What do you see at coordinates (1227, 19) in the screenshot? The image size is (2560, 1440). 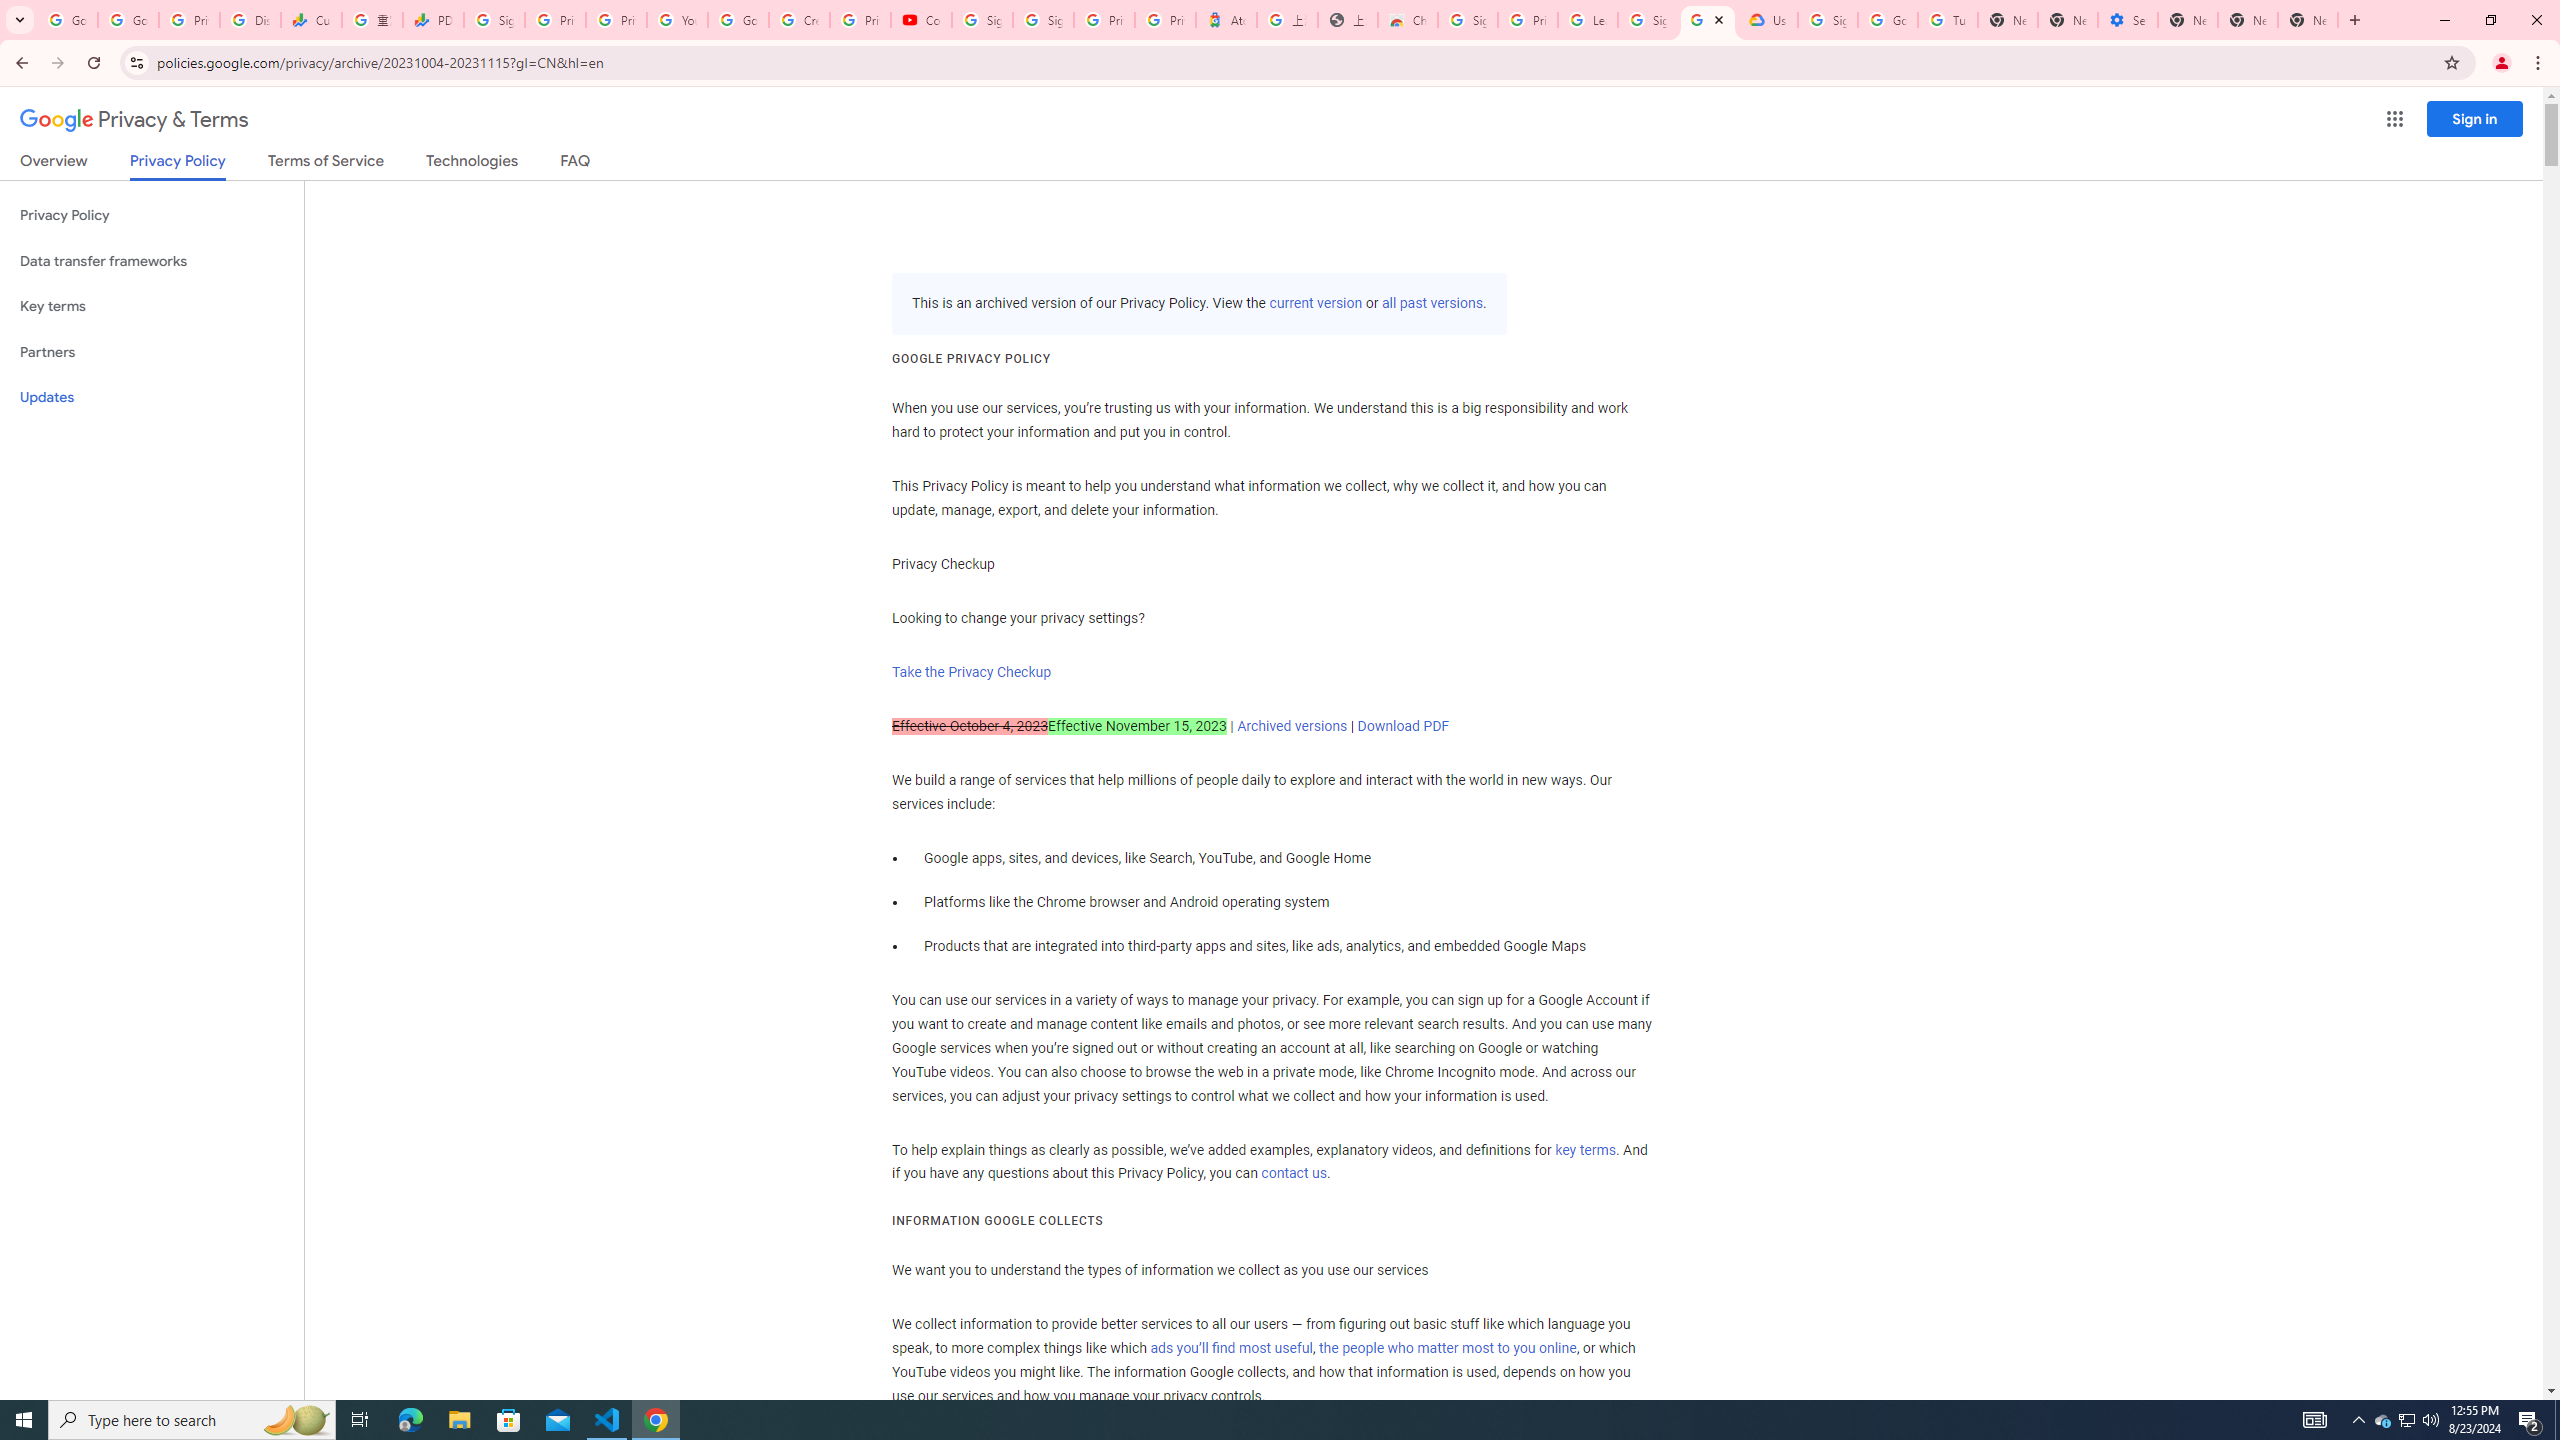 I see `'Atour Hotel - Google hotels'` at bounding box center [1227, 19].